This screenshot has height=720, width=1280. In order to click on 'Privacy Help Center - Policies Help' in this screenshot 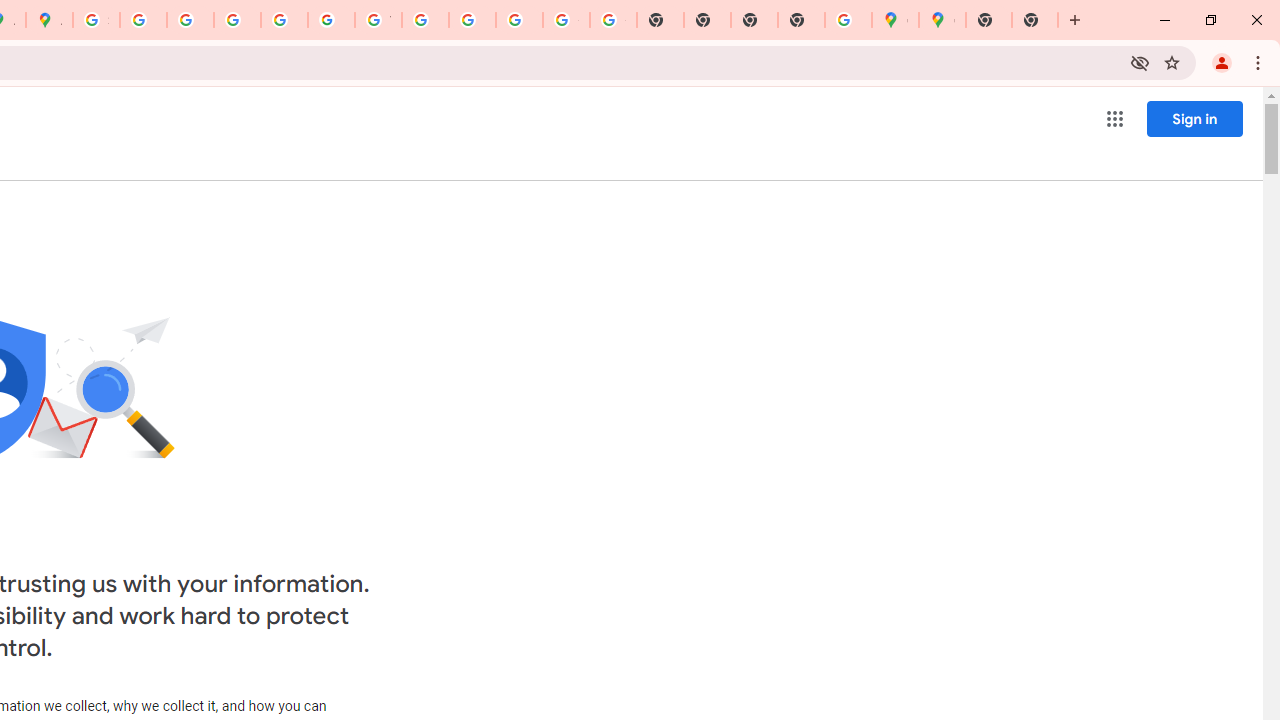, I will do `click(190, 20)`.